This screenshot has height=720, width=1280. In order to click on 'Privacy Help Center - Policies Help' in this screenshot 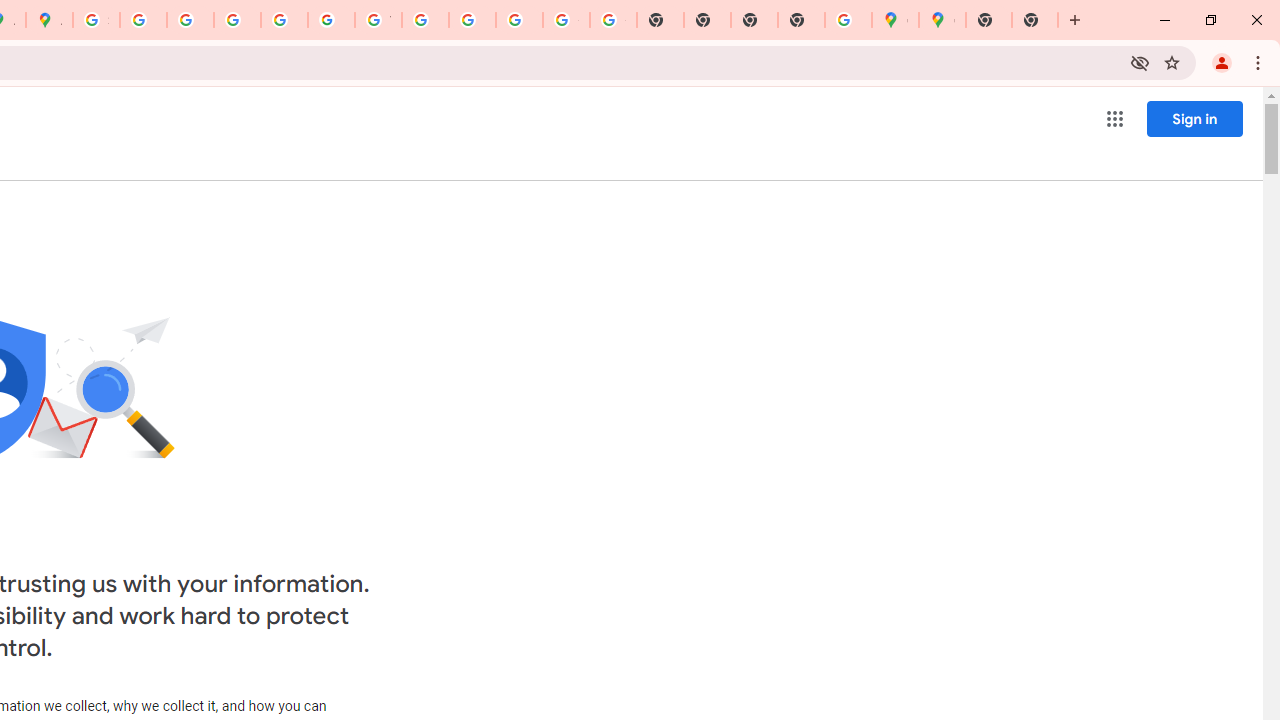, I will do `click(190, 20)`.